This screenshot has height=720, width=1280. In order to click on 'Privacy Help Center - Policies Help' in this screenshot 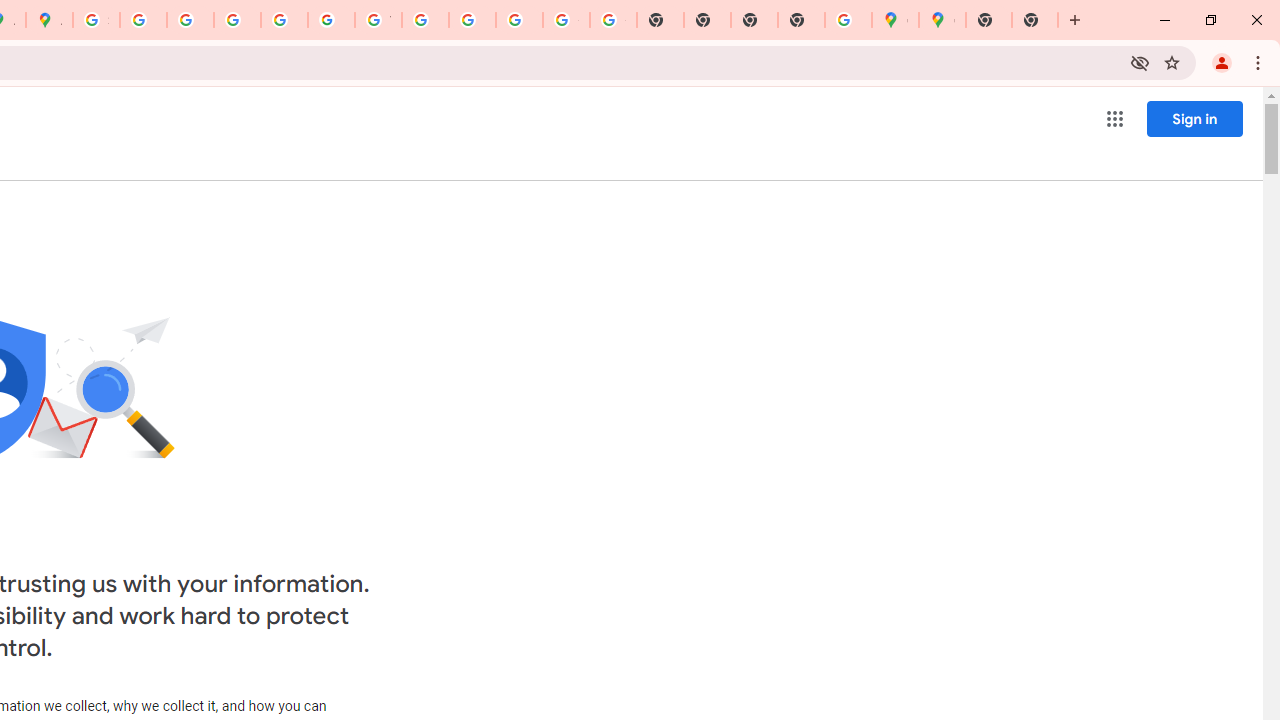, I will do `click(190, 20)`.